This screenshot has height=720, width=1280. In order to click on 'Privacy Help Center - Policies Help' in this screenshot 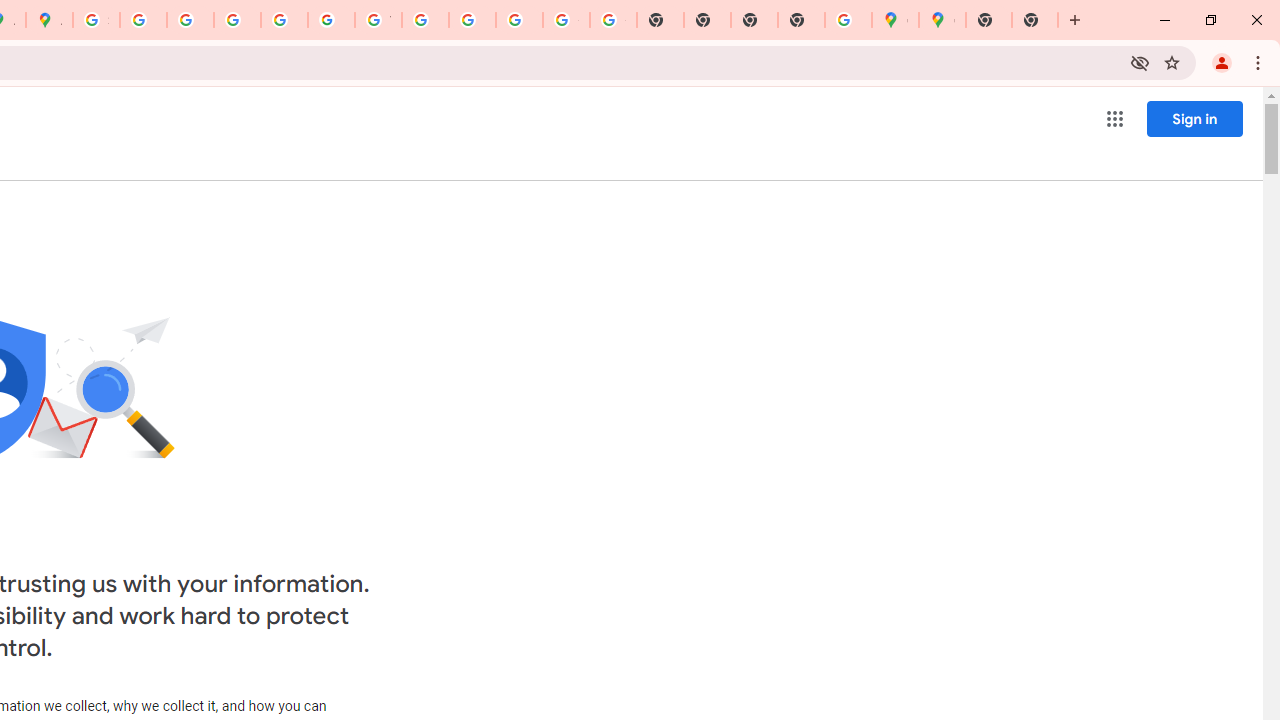, I will do `click(190, 20)`.